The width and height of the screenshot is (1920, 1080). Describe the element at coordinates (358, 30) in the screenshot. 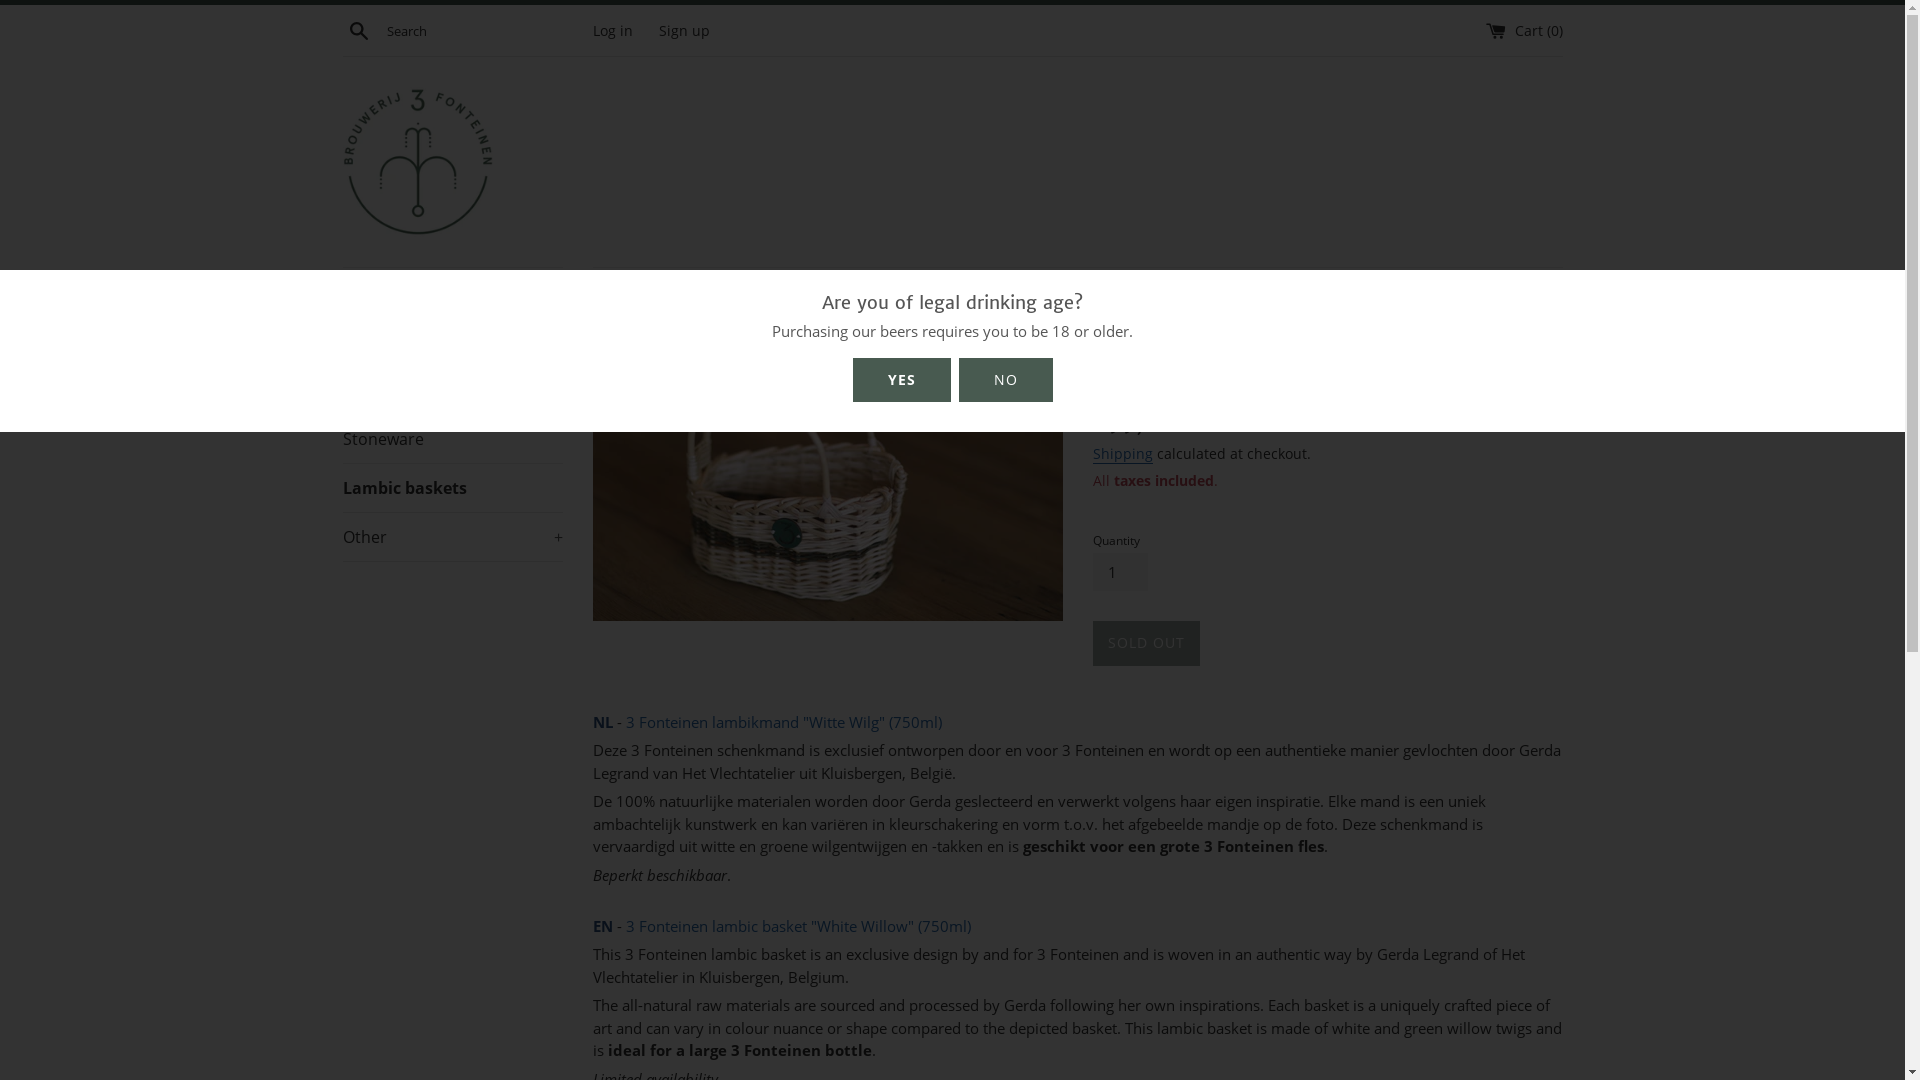

I see `'Search'` at that location.